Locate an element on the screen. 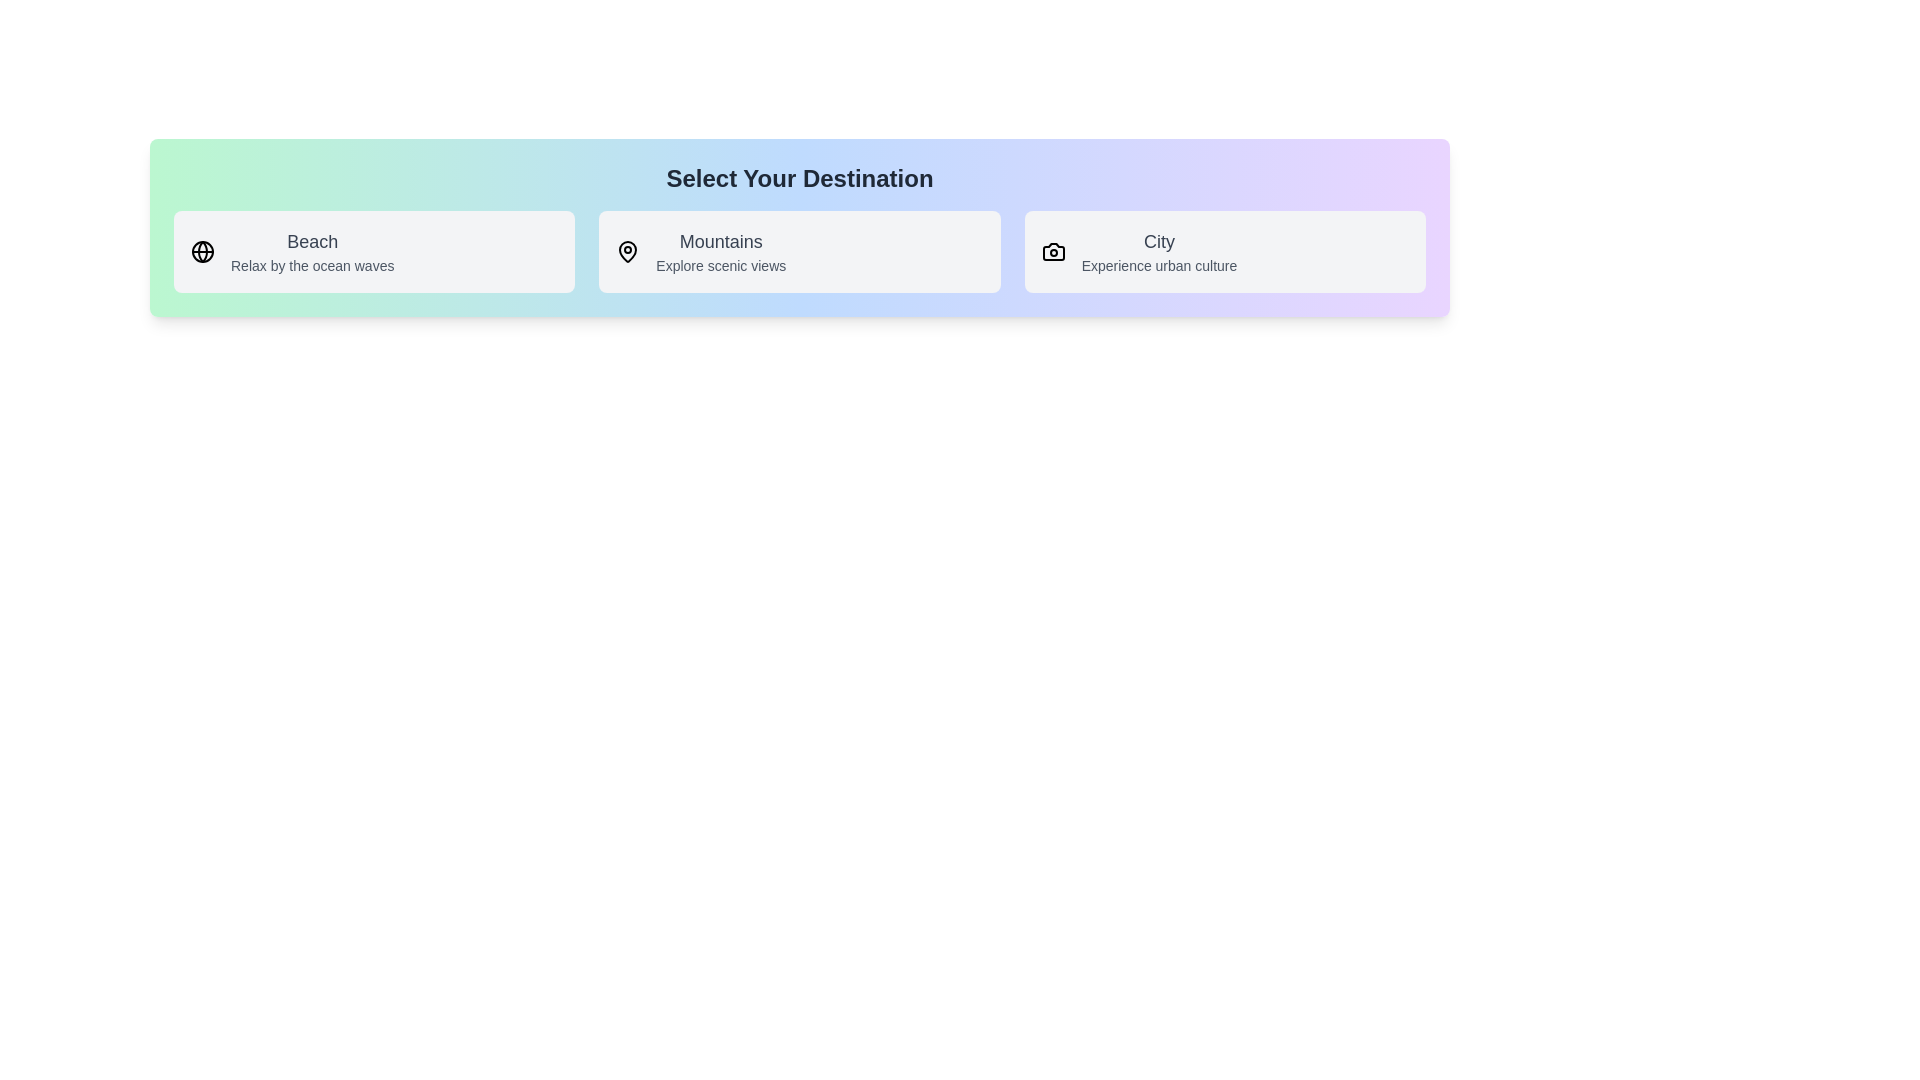 This screenshot has height=1080, width=1920. the city icon located in the rightmost card titled 'City', positioned to the left of the text 'City Experience urban culture' is located at coordinates (1052, 250).